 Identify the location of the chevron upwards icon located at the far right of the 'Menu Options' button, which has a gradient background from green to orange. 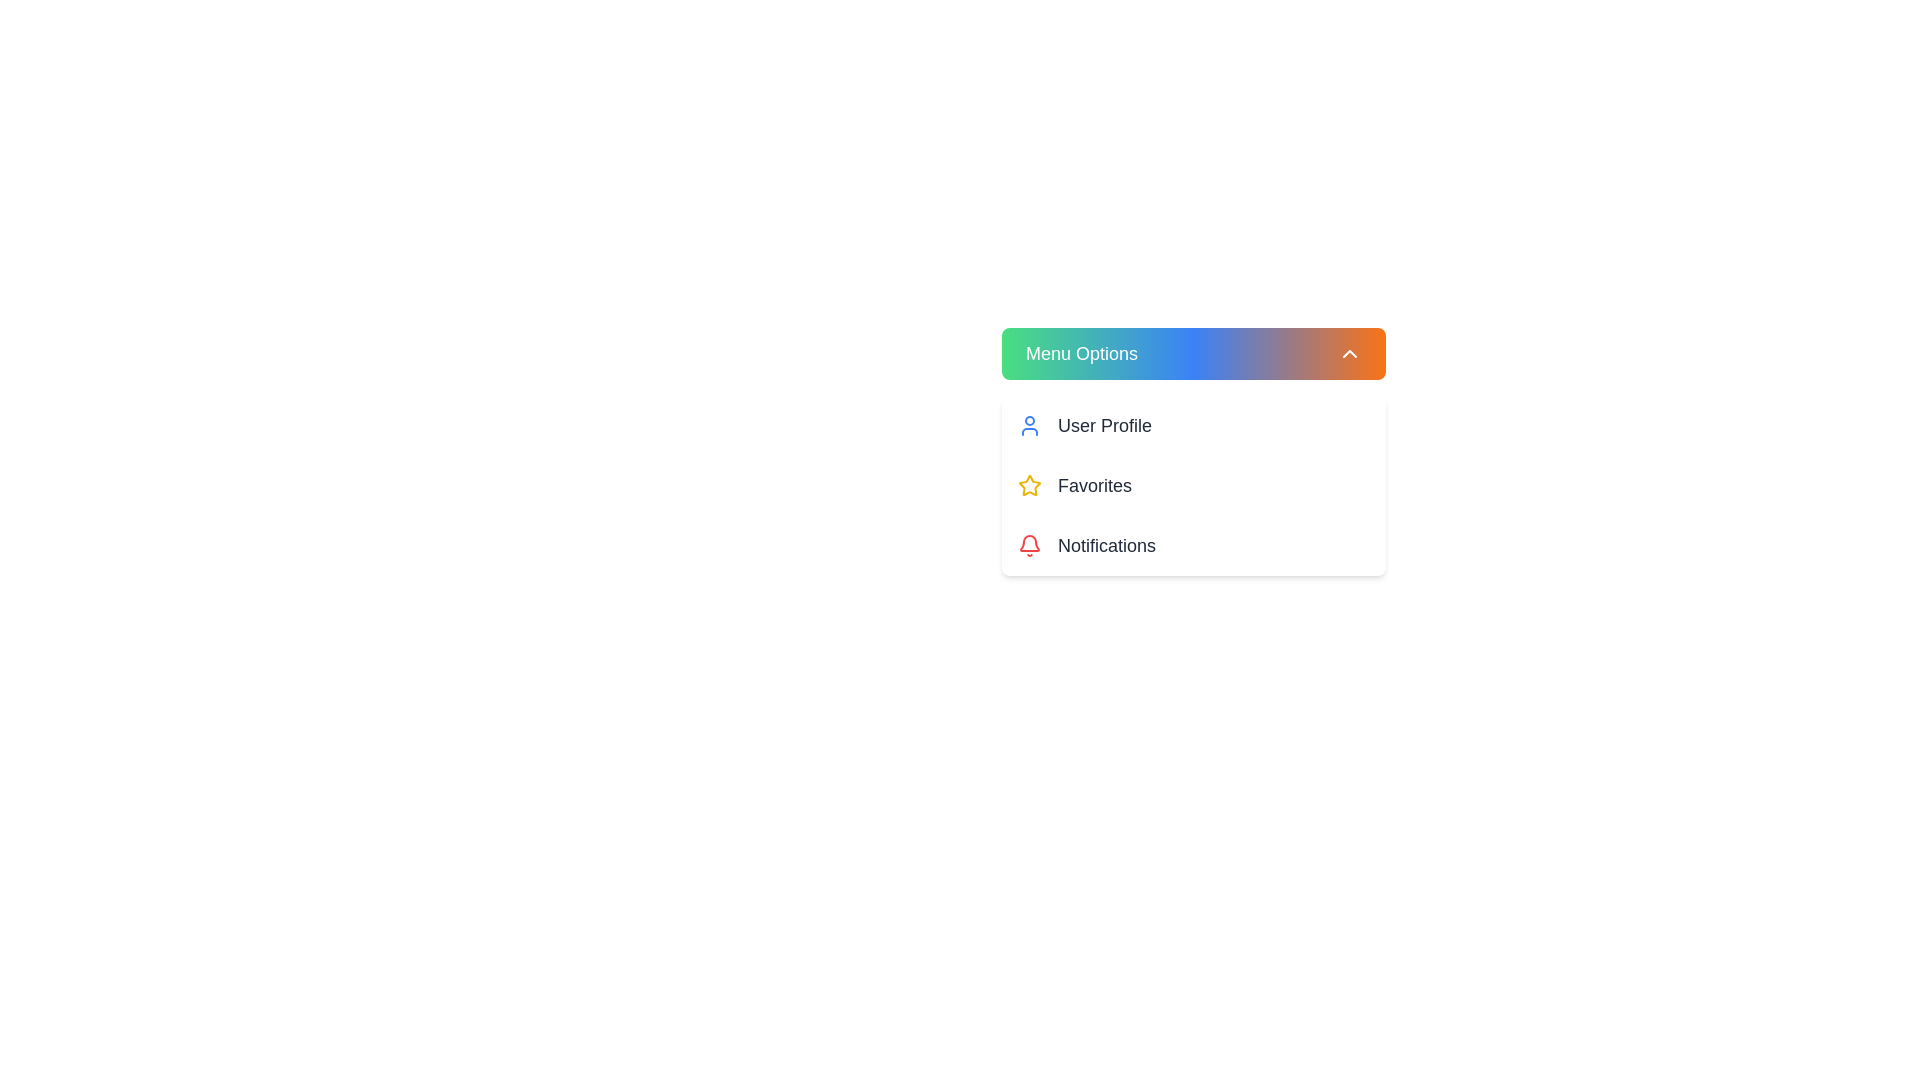
(1349, 353).